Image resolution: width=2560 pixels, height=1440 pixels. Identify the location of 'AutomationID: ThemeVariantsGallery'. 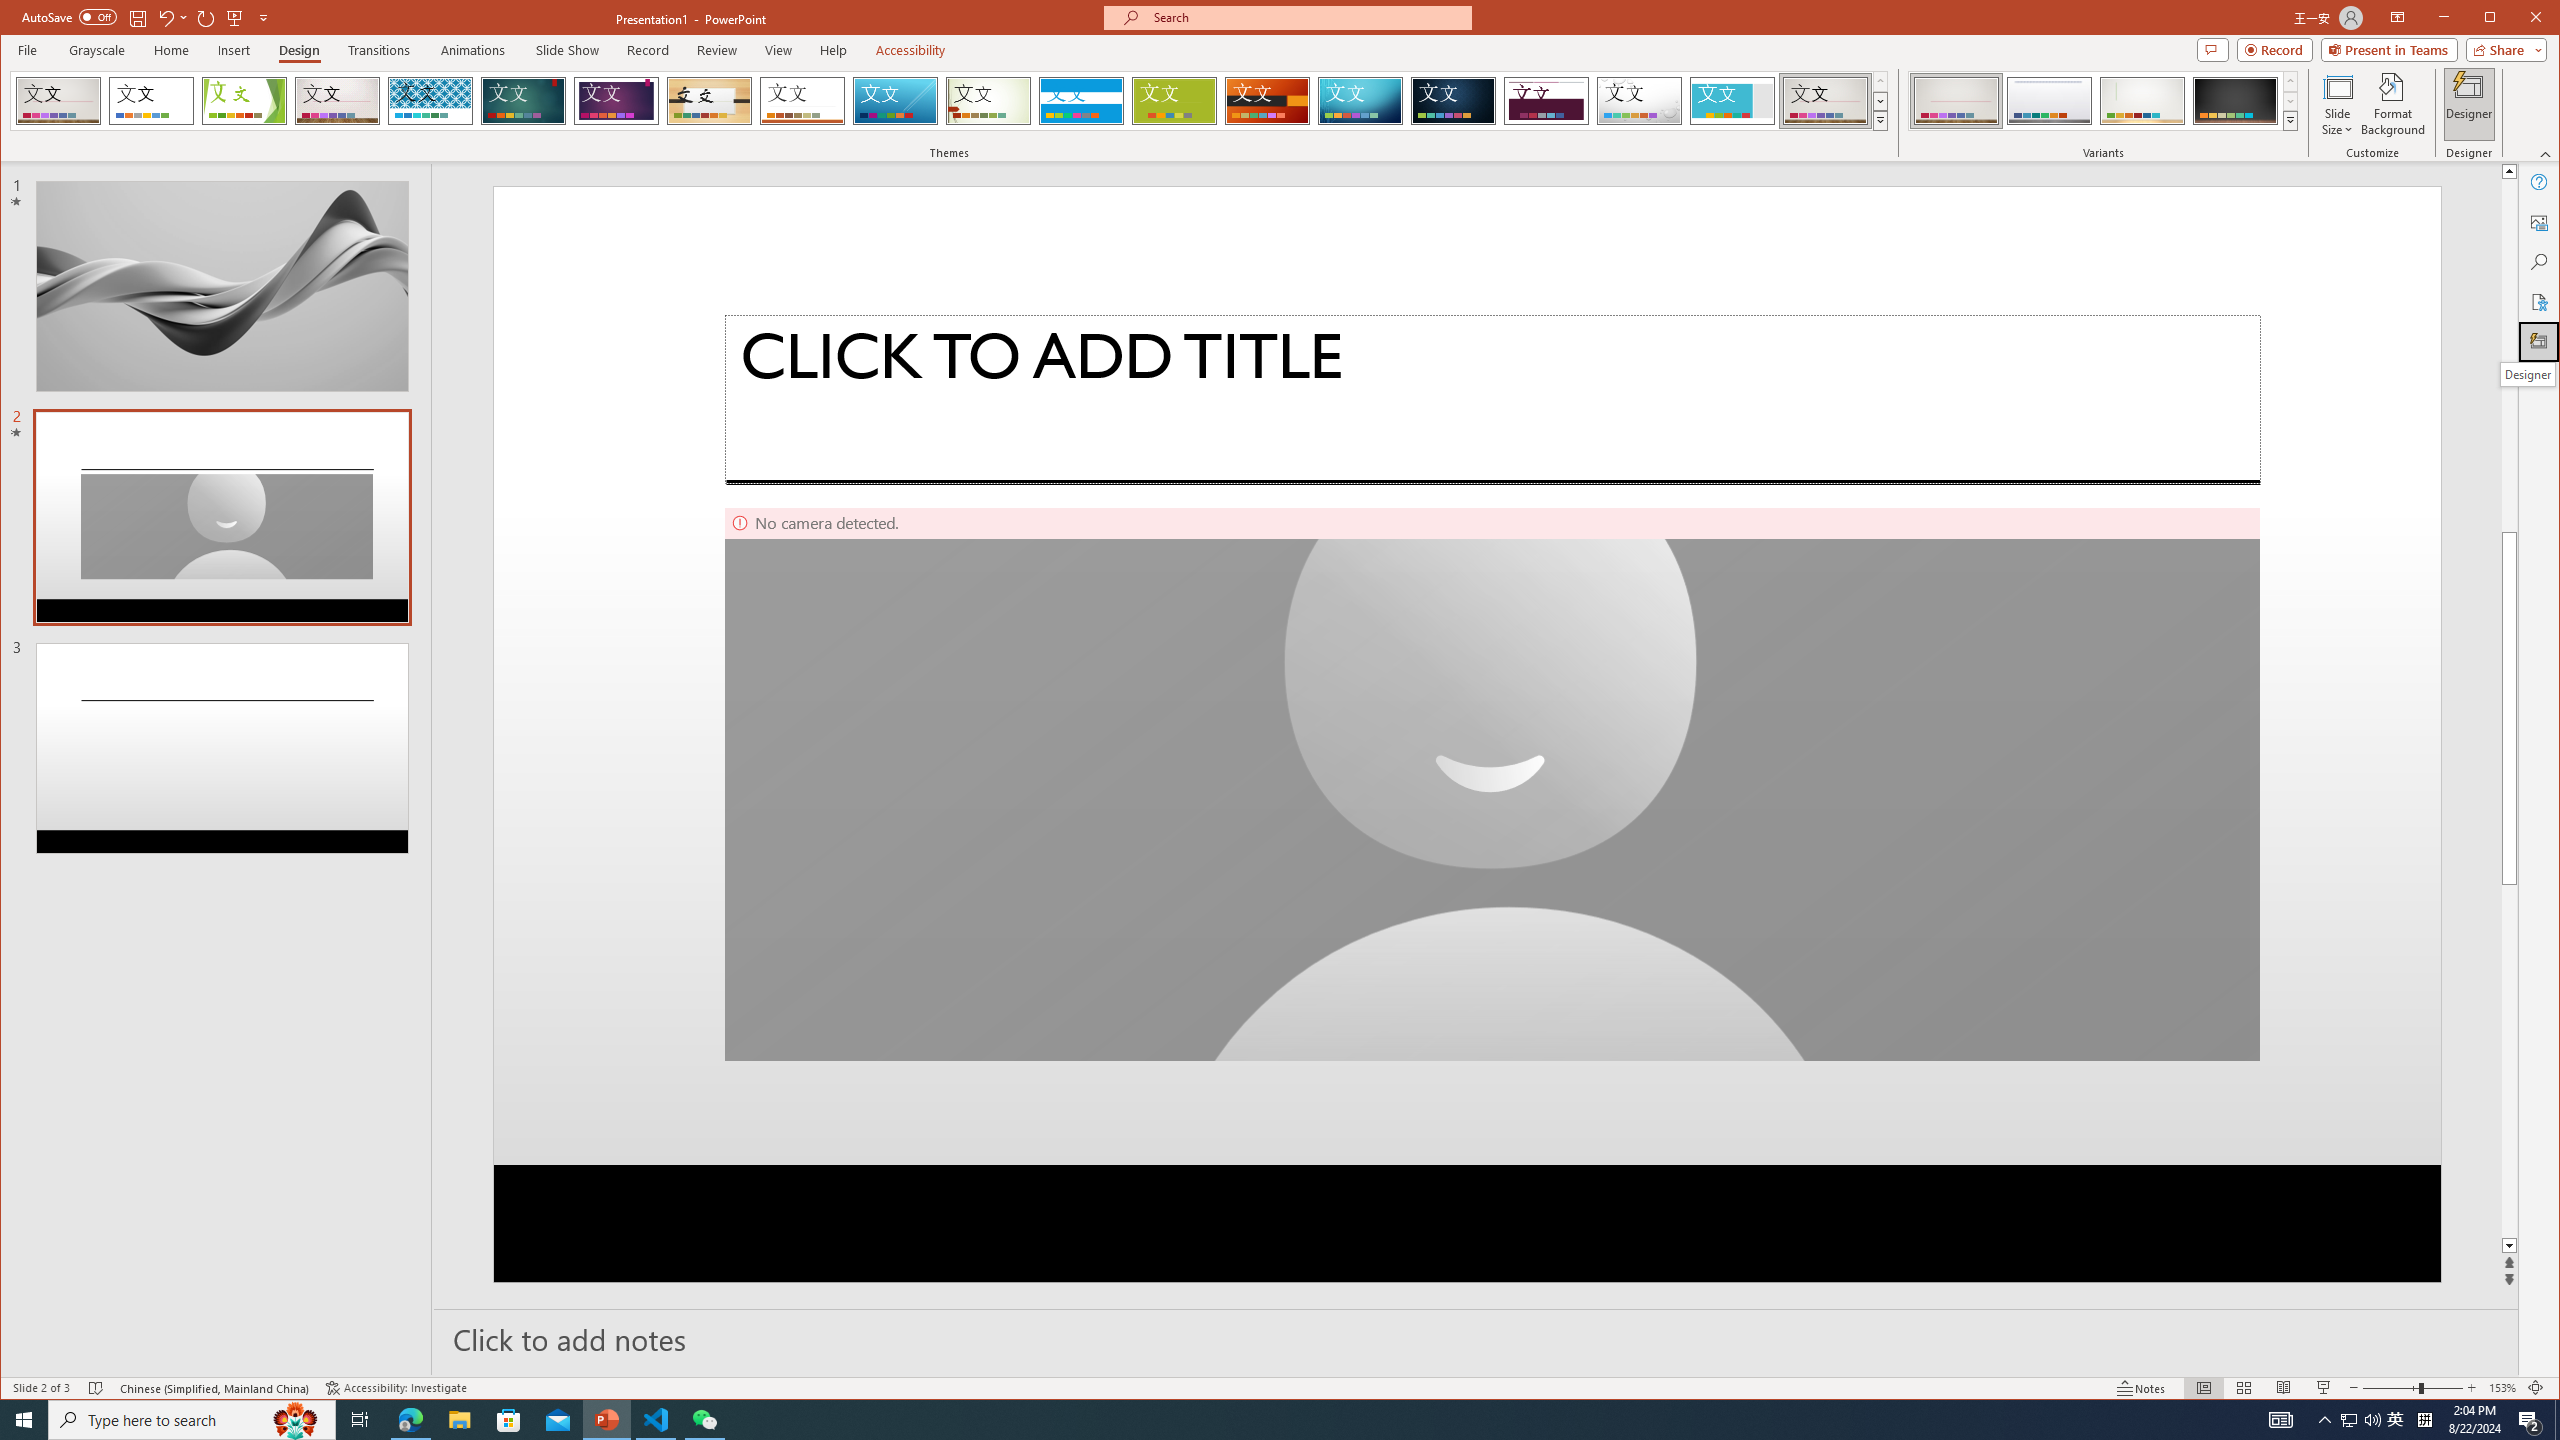
(2103, 99).